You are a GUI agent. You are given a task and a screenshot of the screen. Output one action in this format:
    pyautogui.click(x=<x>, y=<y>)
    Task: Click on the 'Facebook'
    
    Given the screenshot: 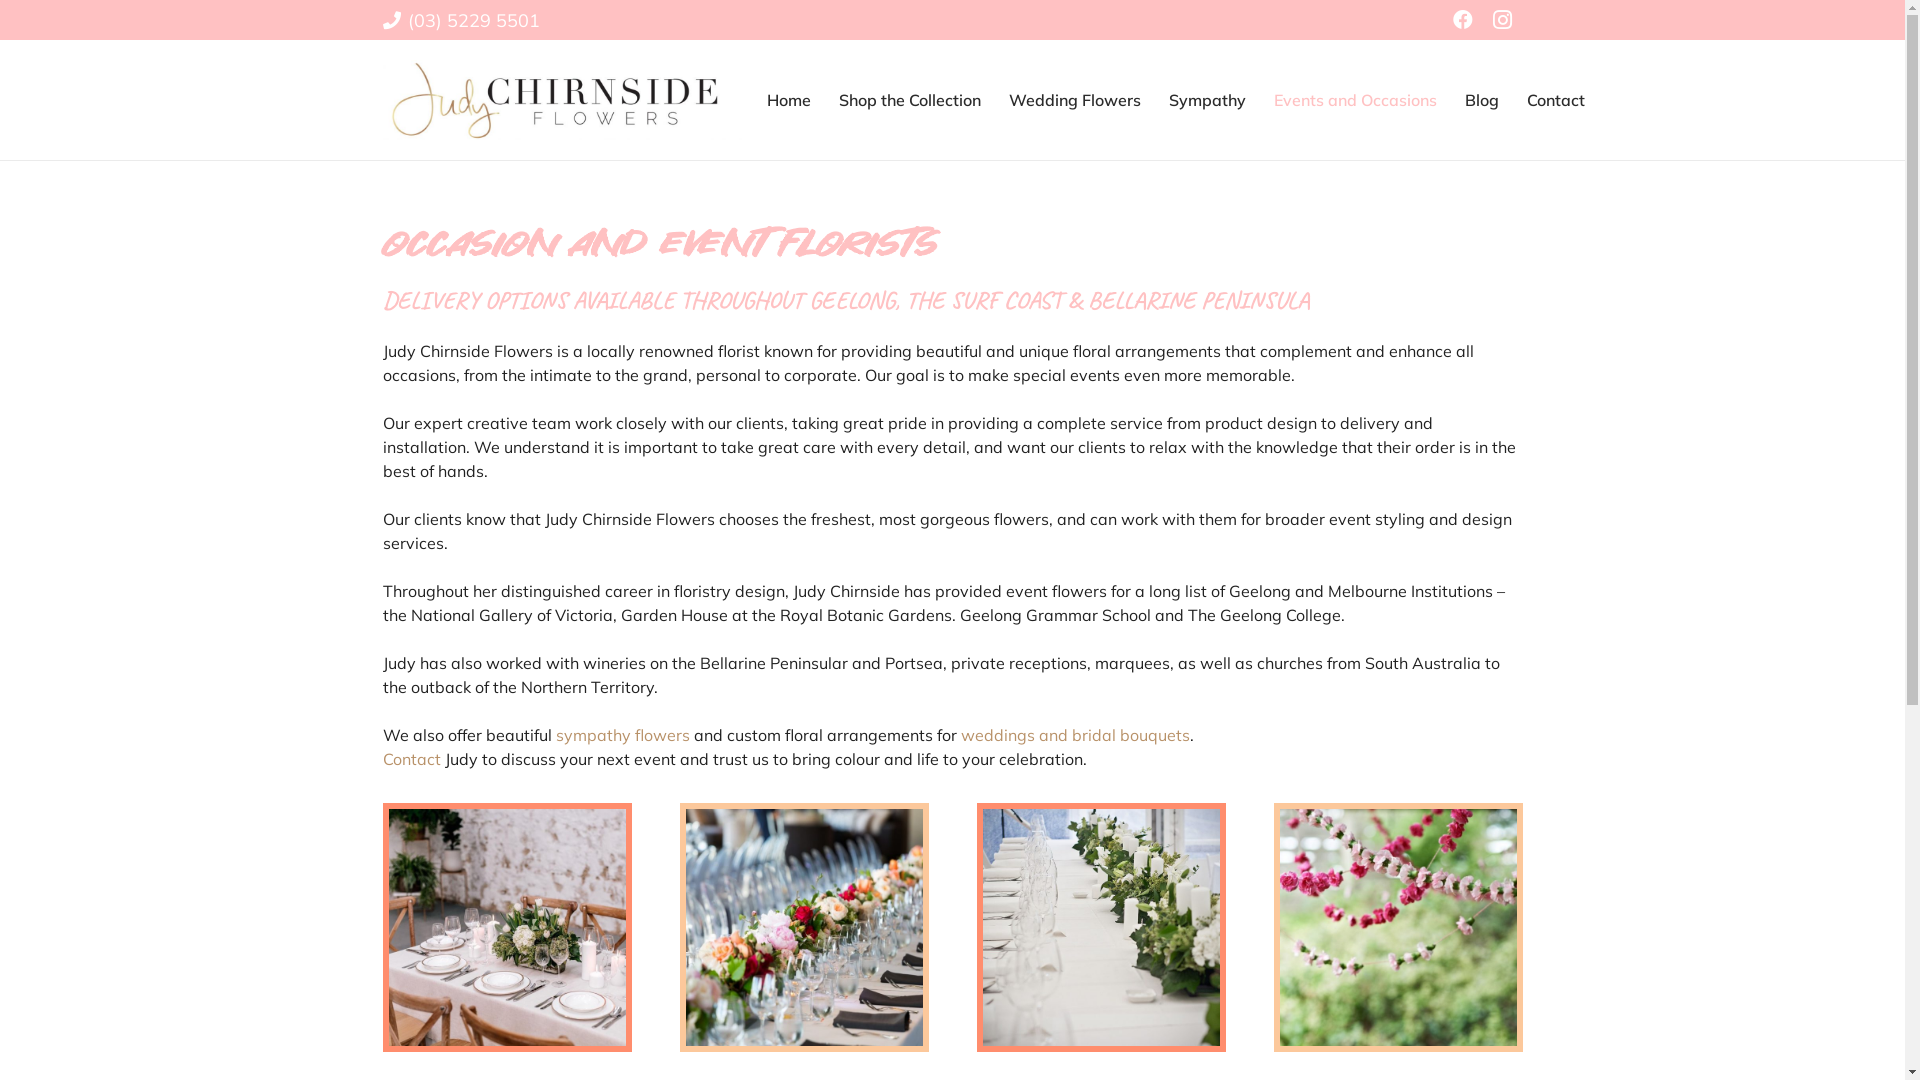 What is the action you would take?
    pyautogui.click(x=1462, y=19)
    